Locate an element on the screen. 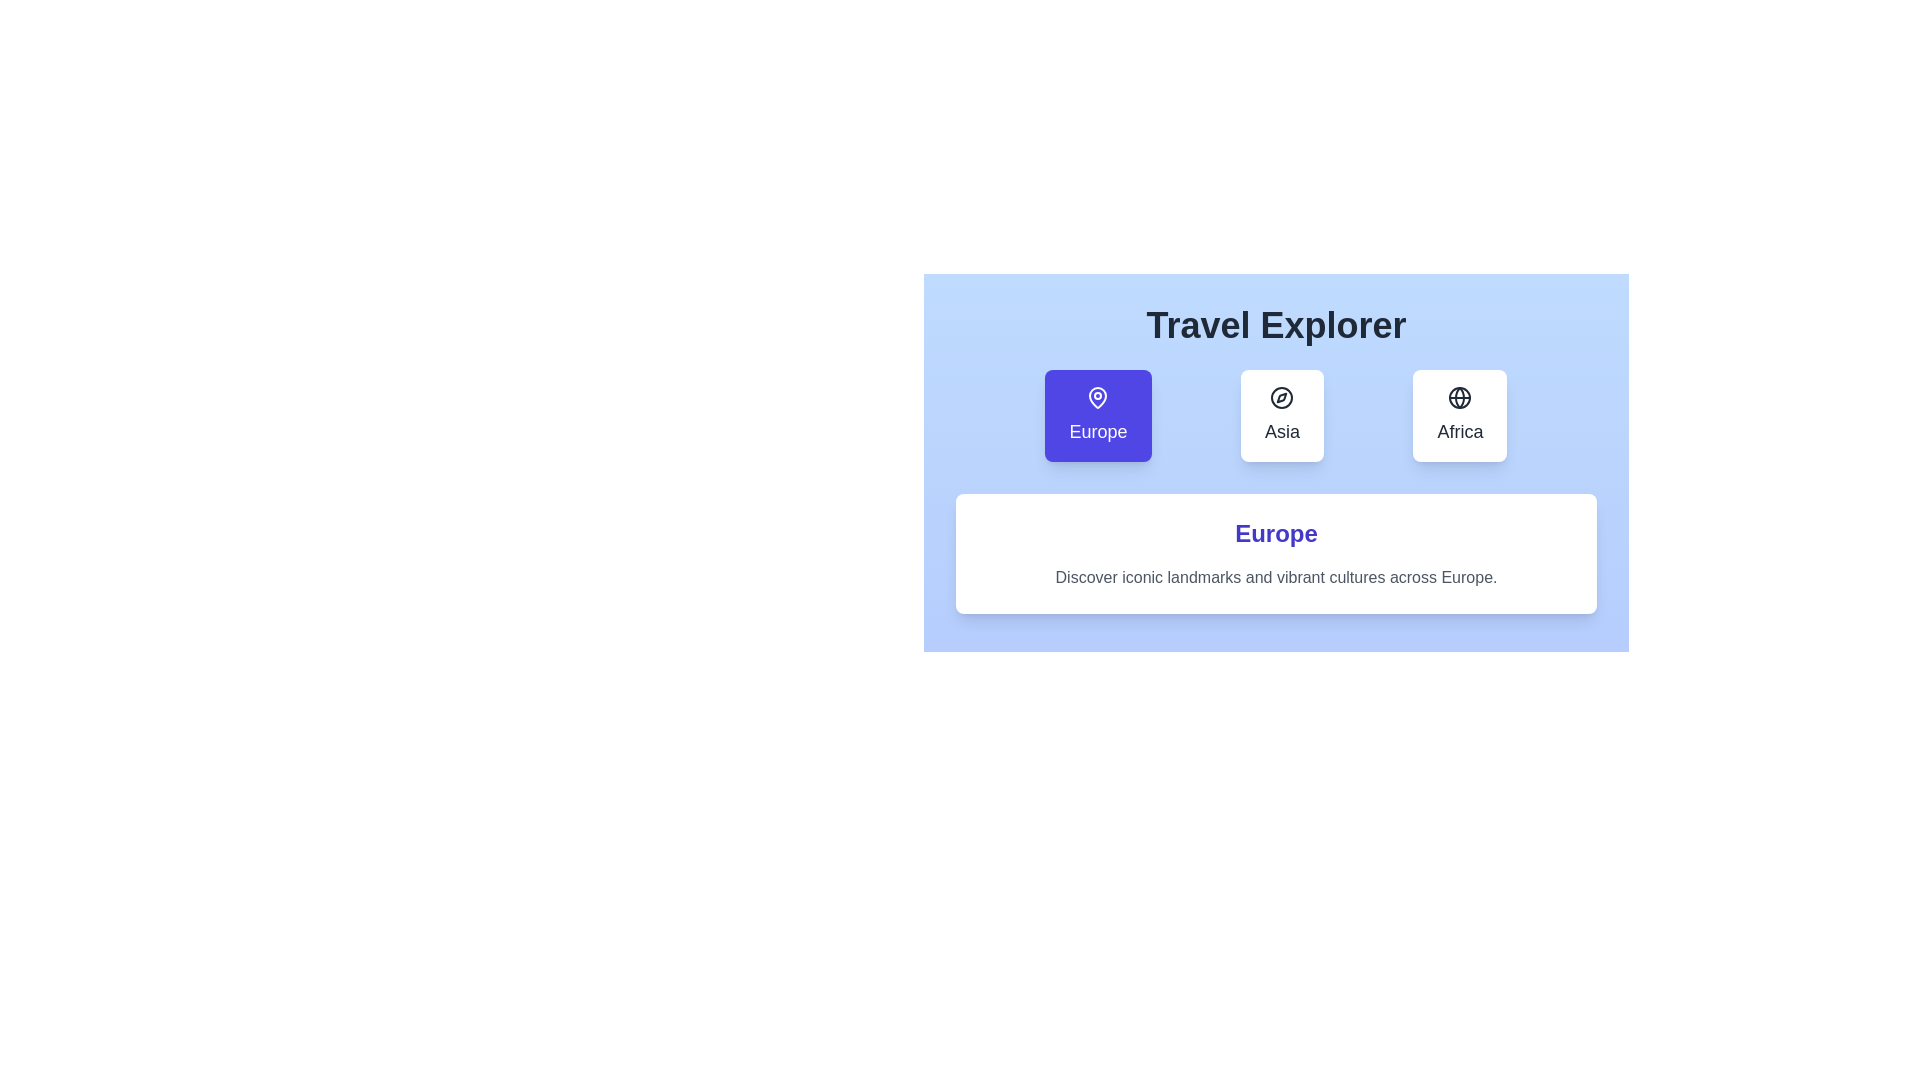 This screenshot has width=1920, height=1080. the compass icon within the card labeled 'Asia', which is the second card in a horizontal sequence of three, centrally located within the card is located at coordinates (1282, 397).